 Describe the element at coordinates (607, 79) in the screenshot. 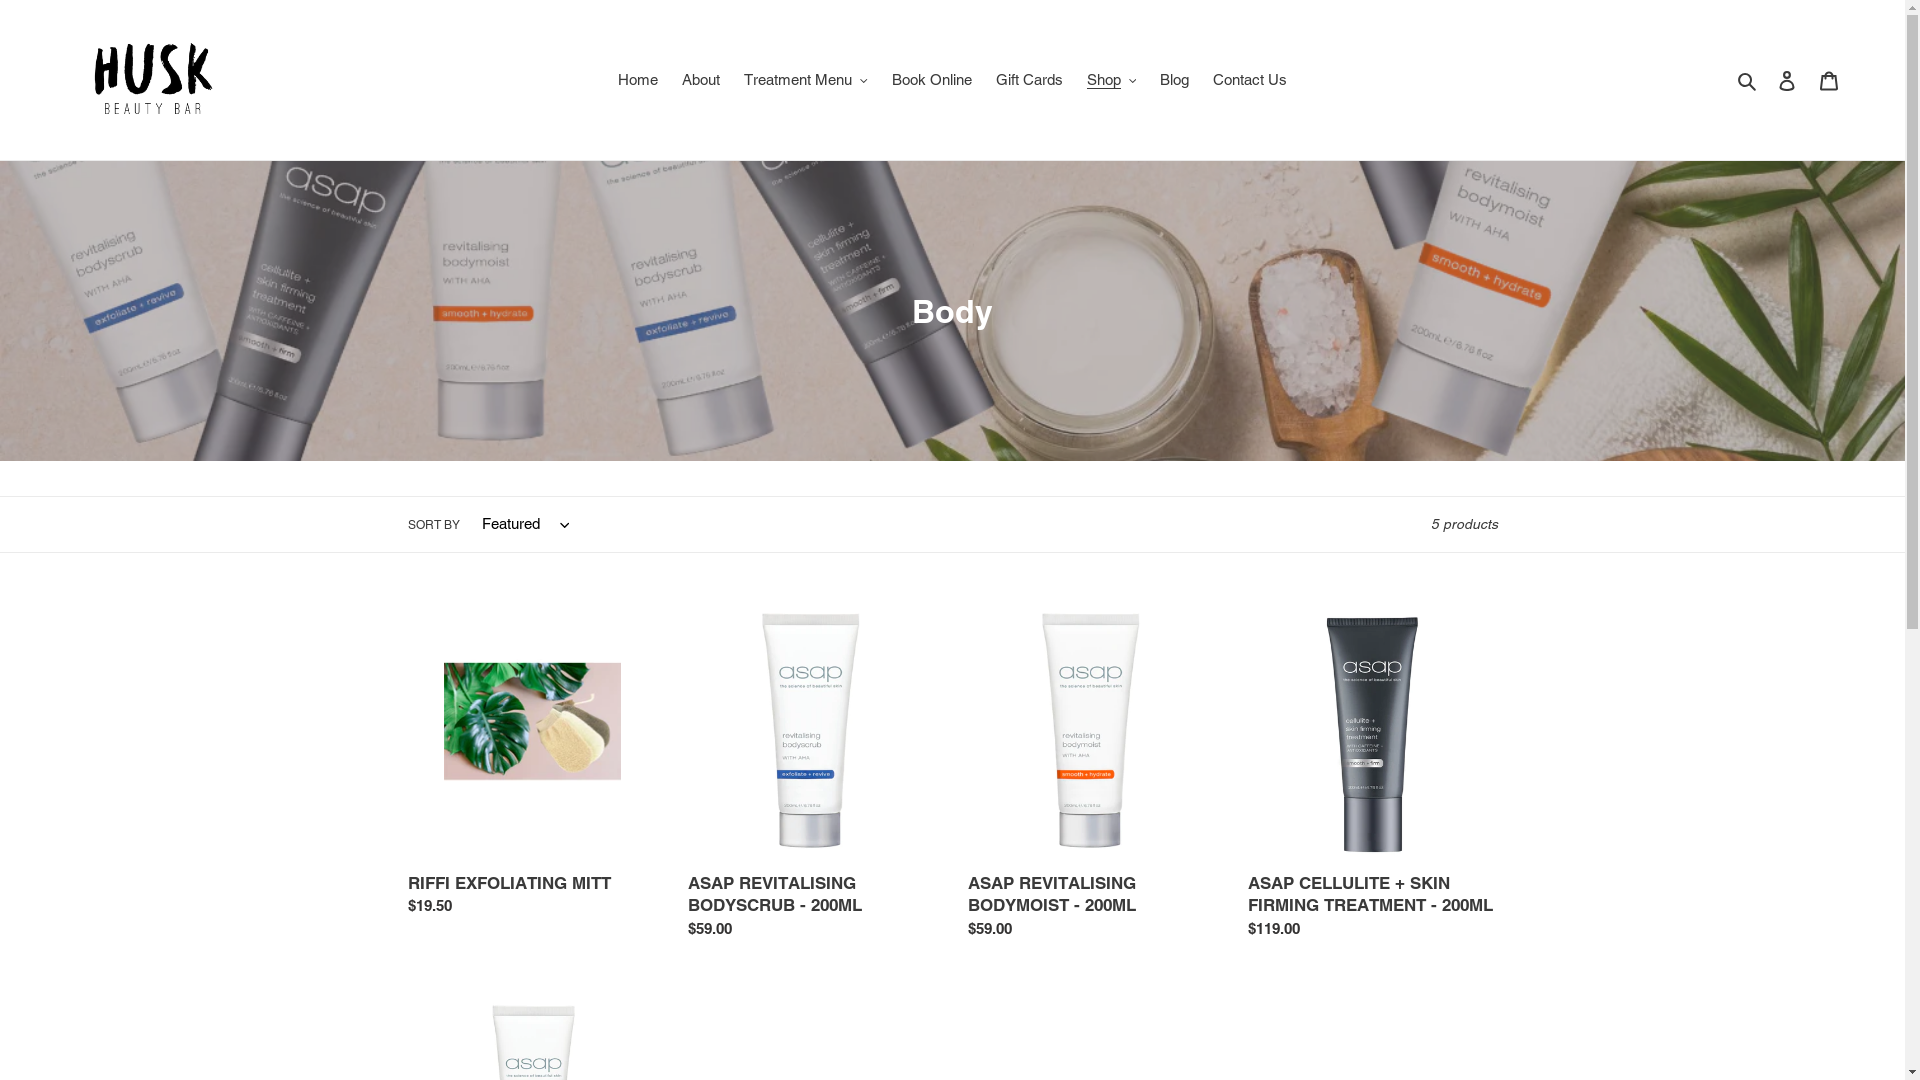

I see `'Home'` at that location.